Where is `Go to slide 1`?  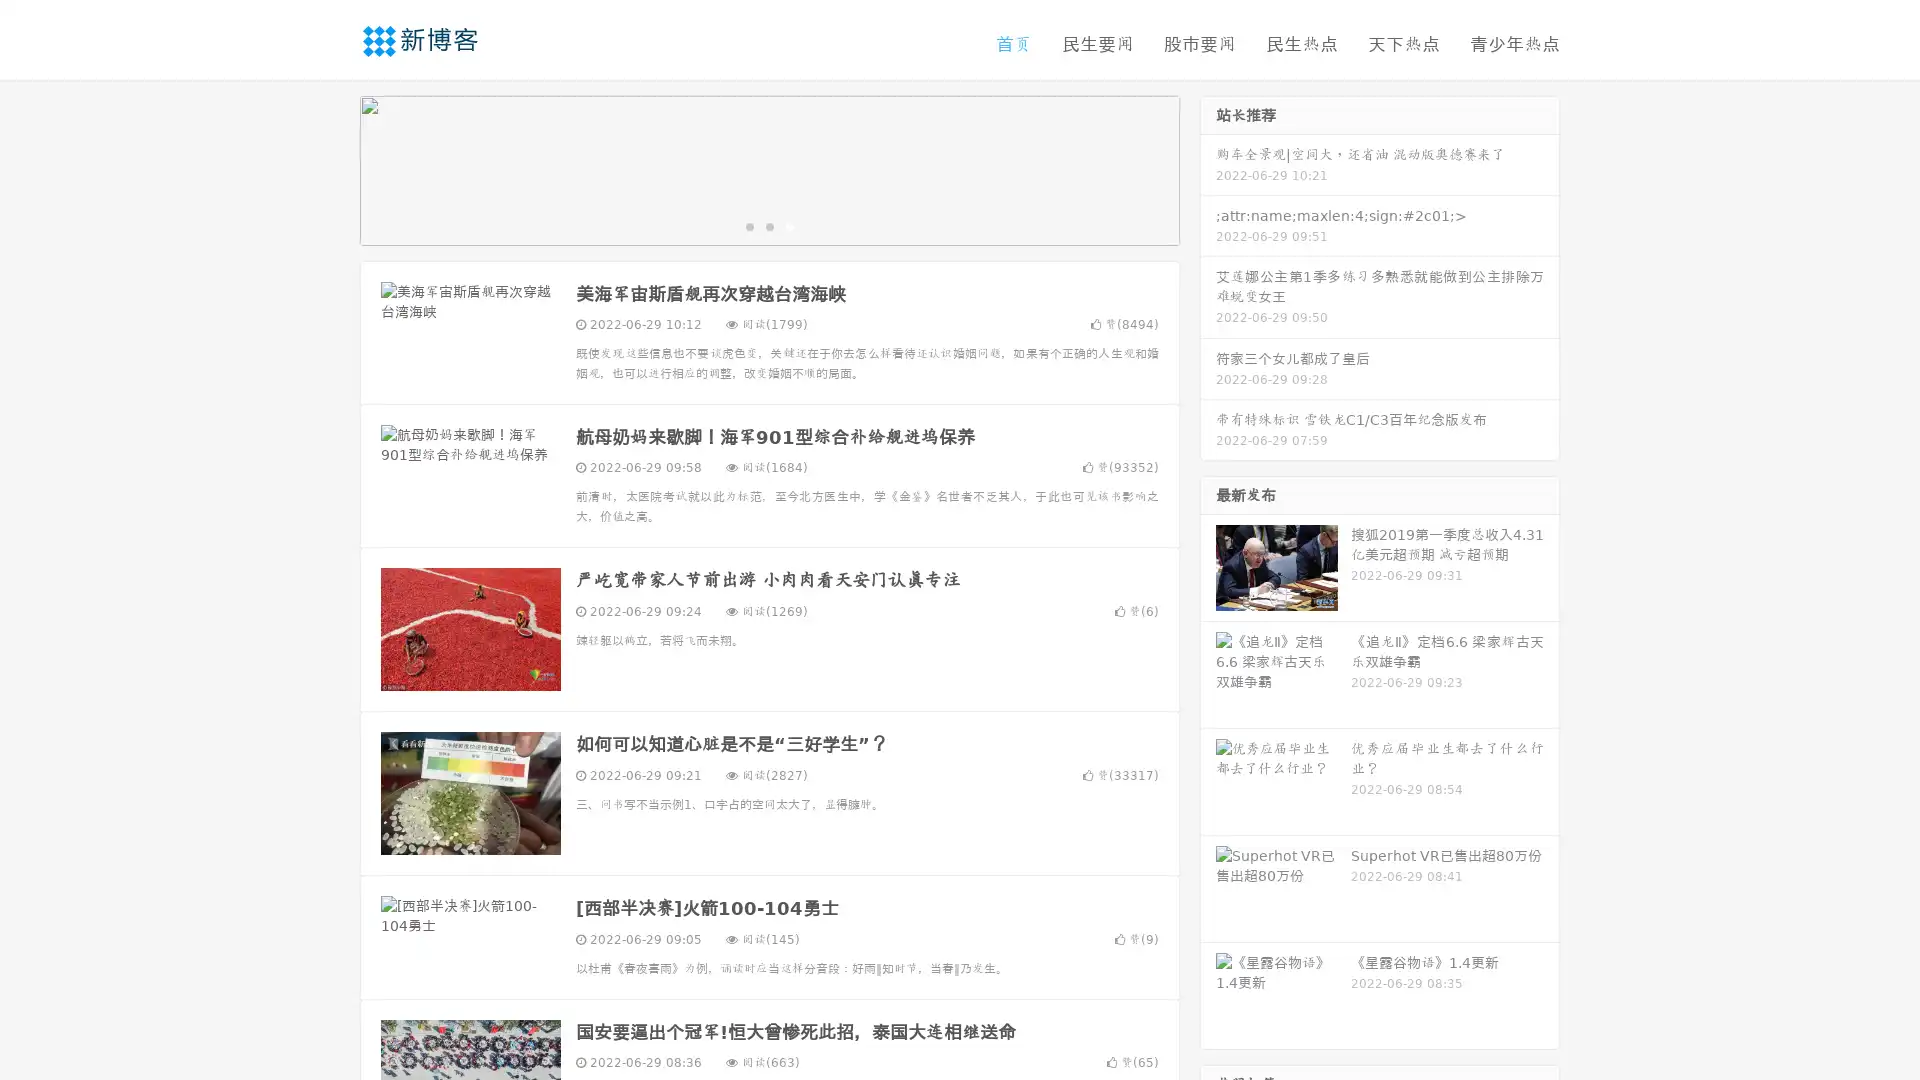
Go to slide 1 is located at coordinates (748, 225).